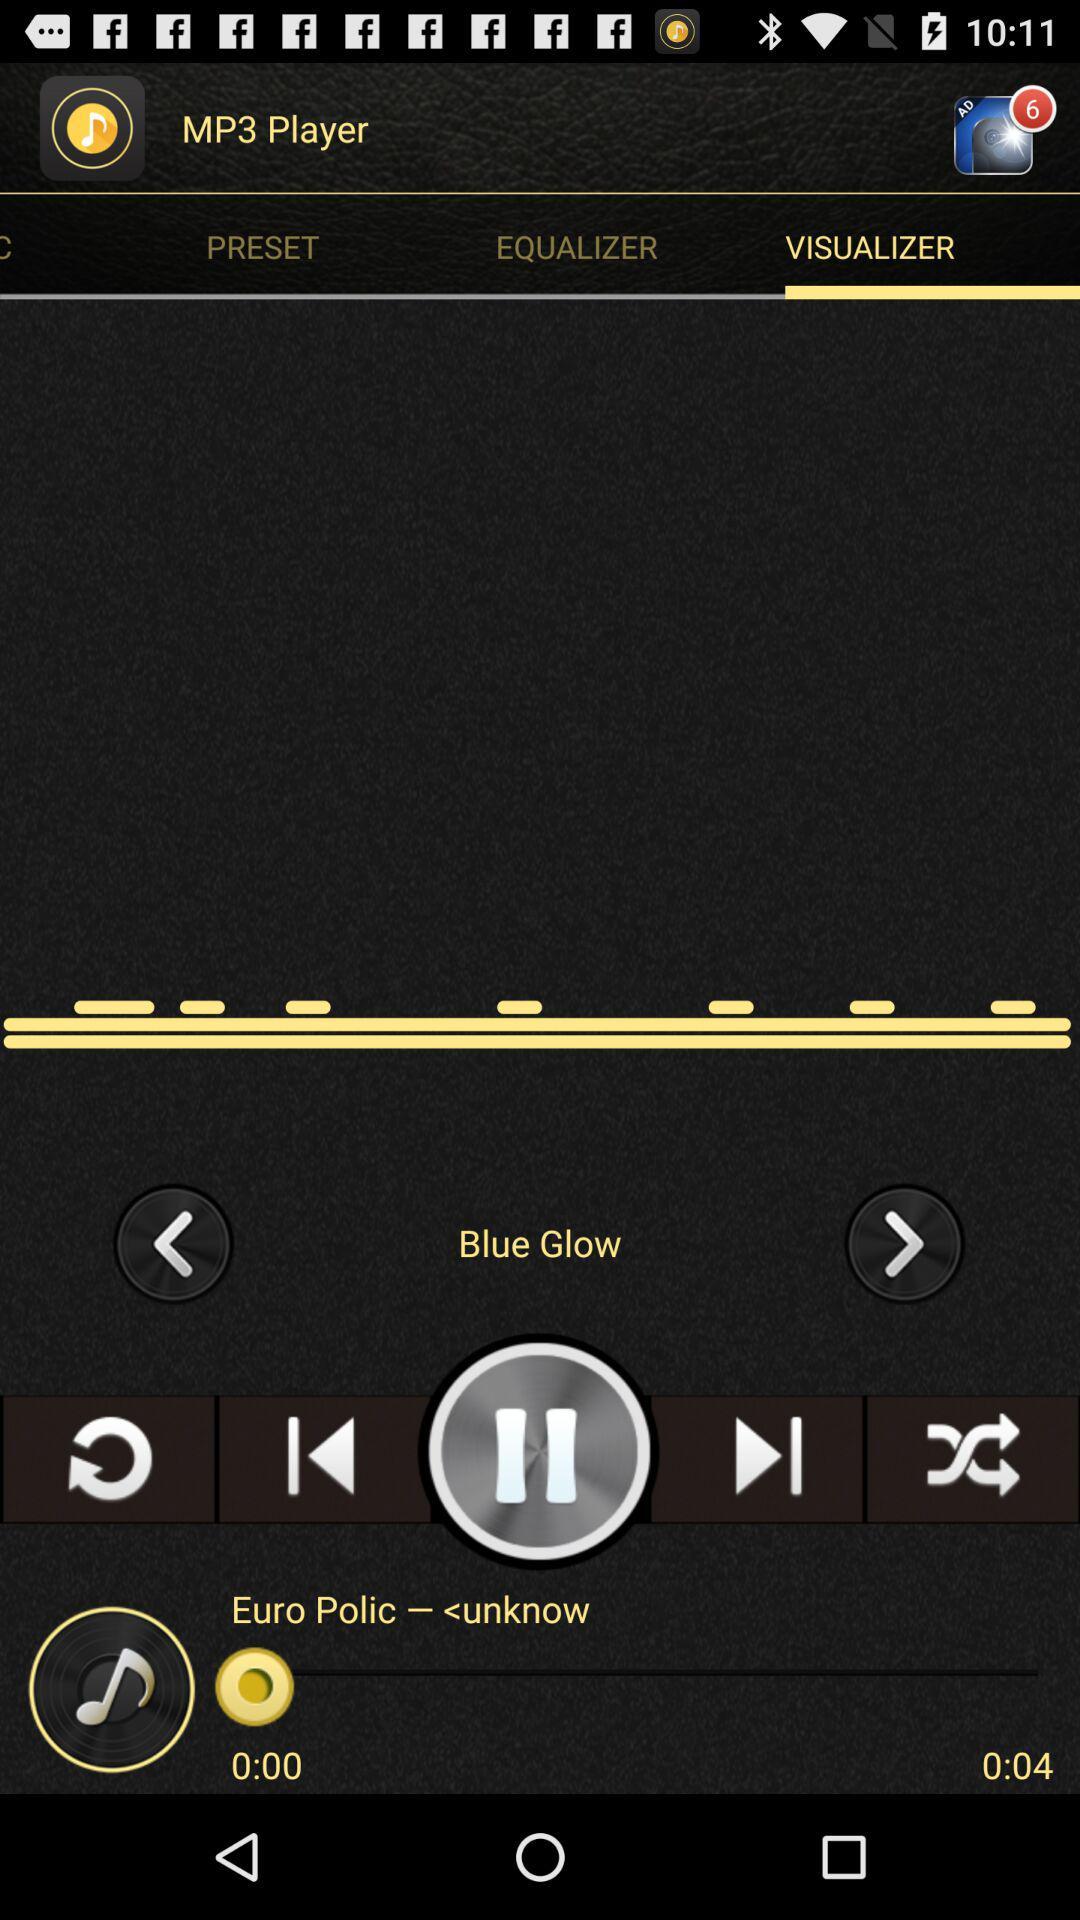 The image size is (1080, 1920). I want to click on the item to the left of visualizer icon, so click(355, 245).